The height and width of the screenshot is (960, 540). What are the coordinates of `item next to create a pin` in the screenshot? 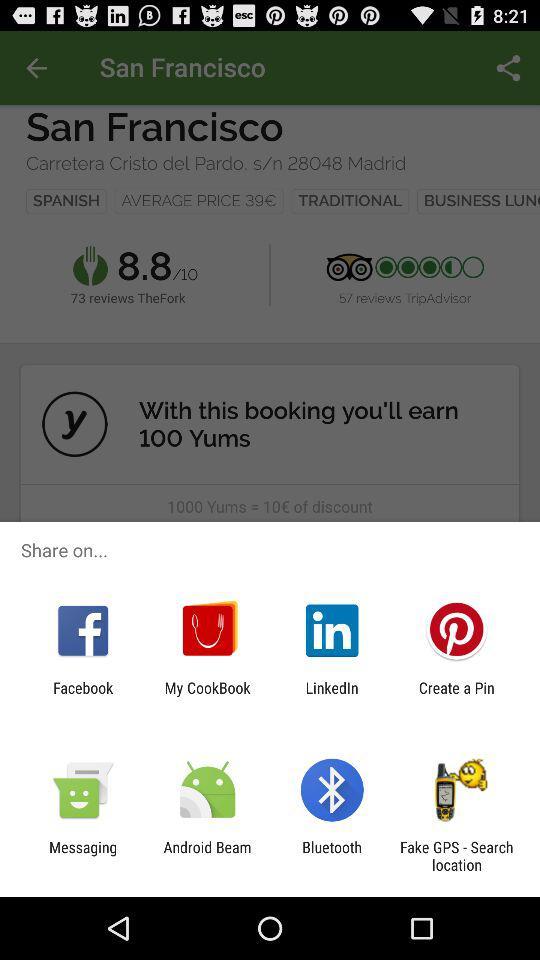 It's located at (332, 696).